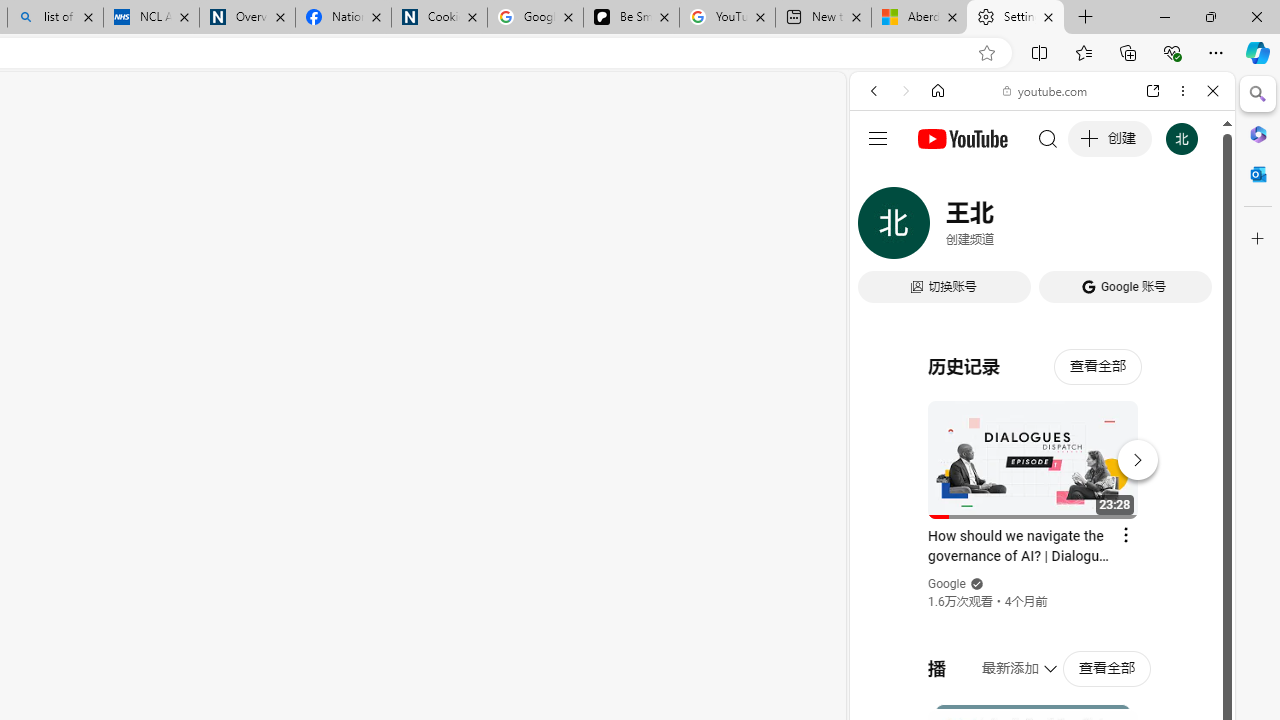 The image size is (1280, 720). I want to click on 'Cookies', so click(438, 17).